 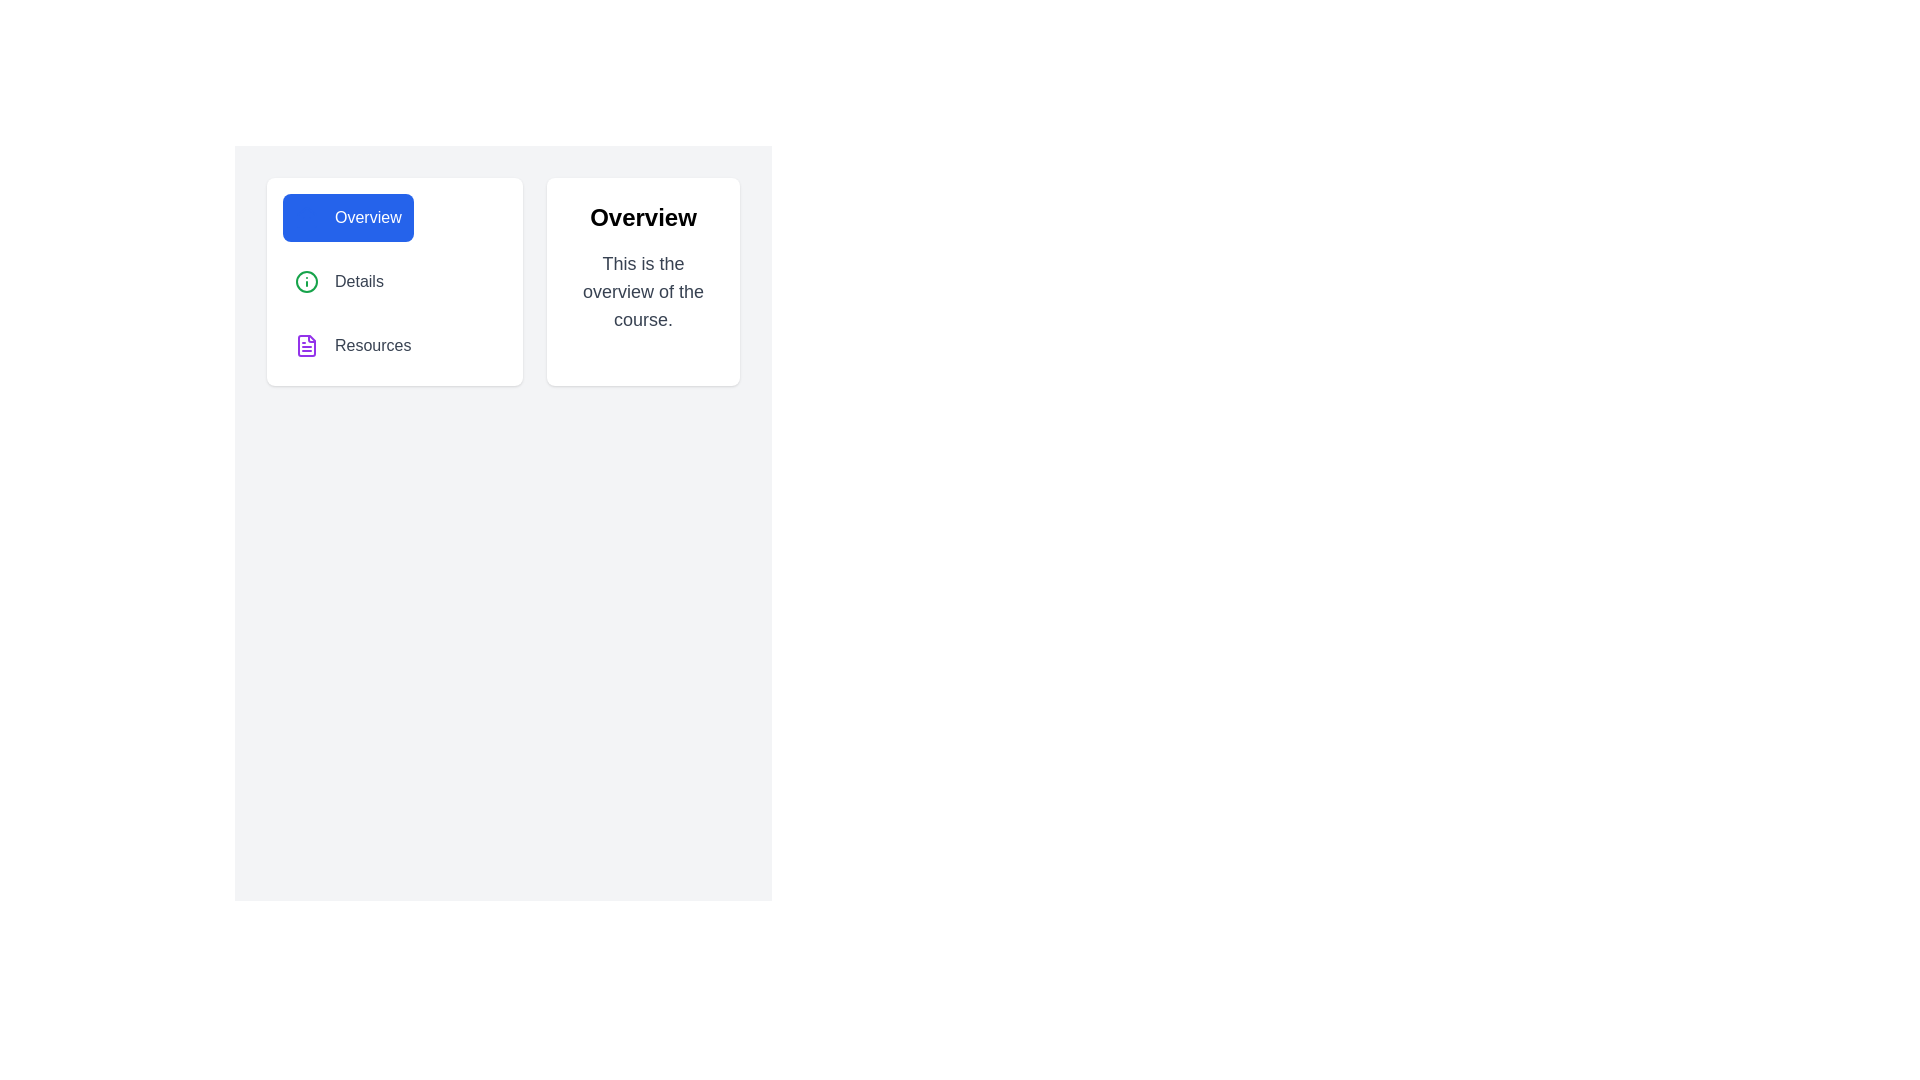 I want to click on the 'Overview' icon located inside the blue rectangular button on the left-hand side of the interface, positioned above the text 'Overview' in the first card of the grid layout, so click(x=306, y=216).